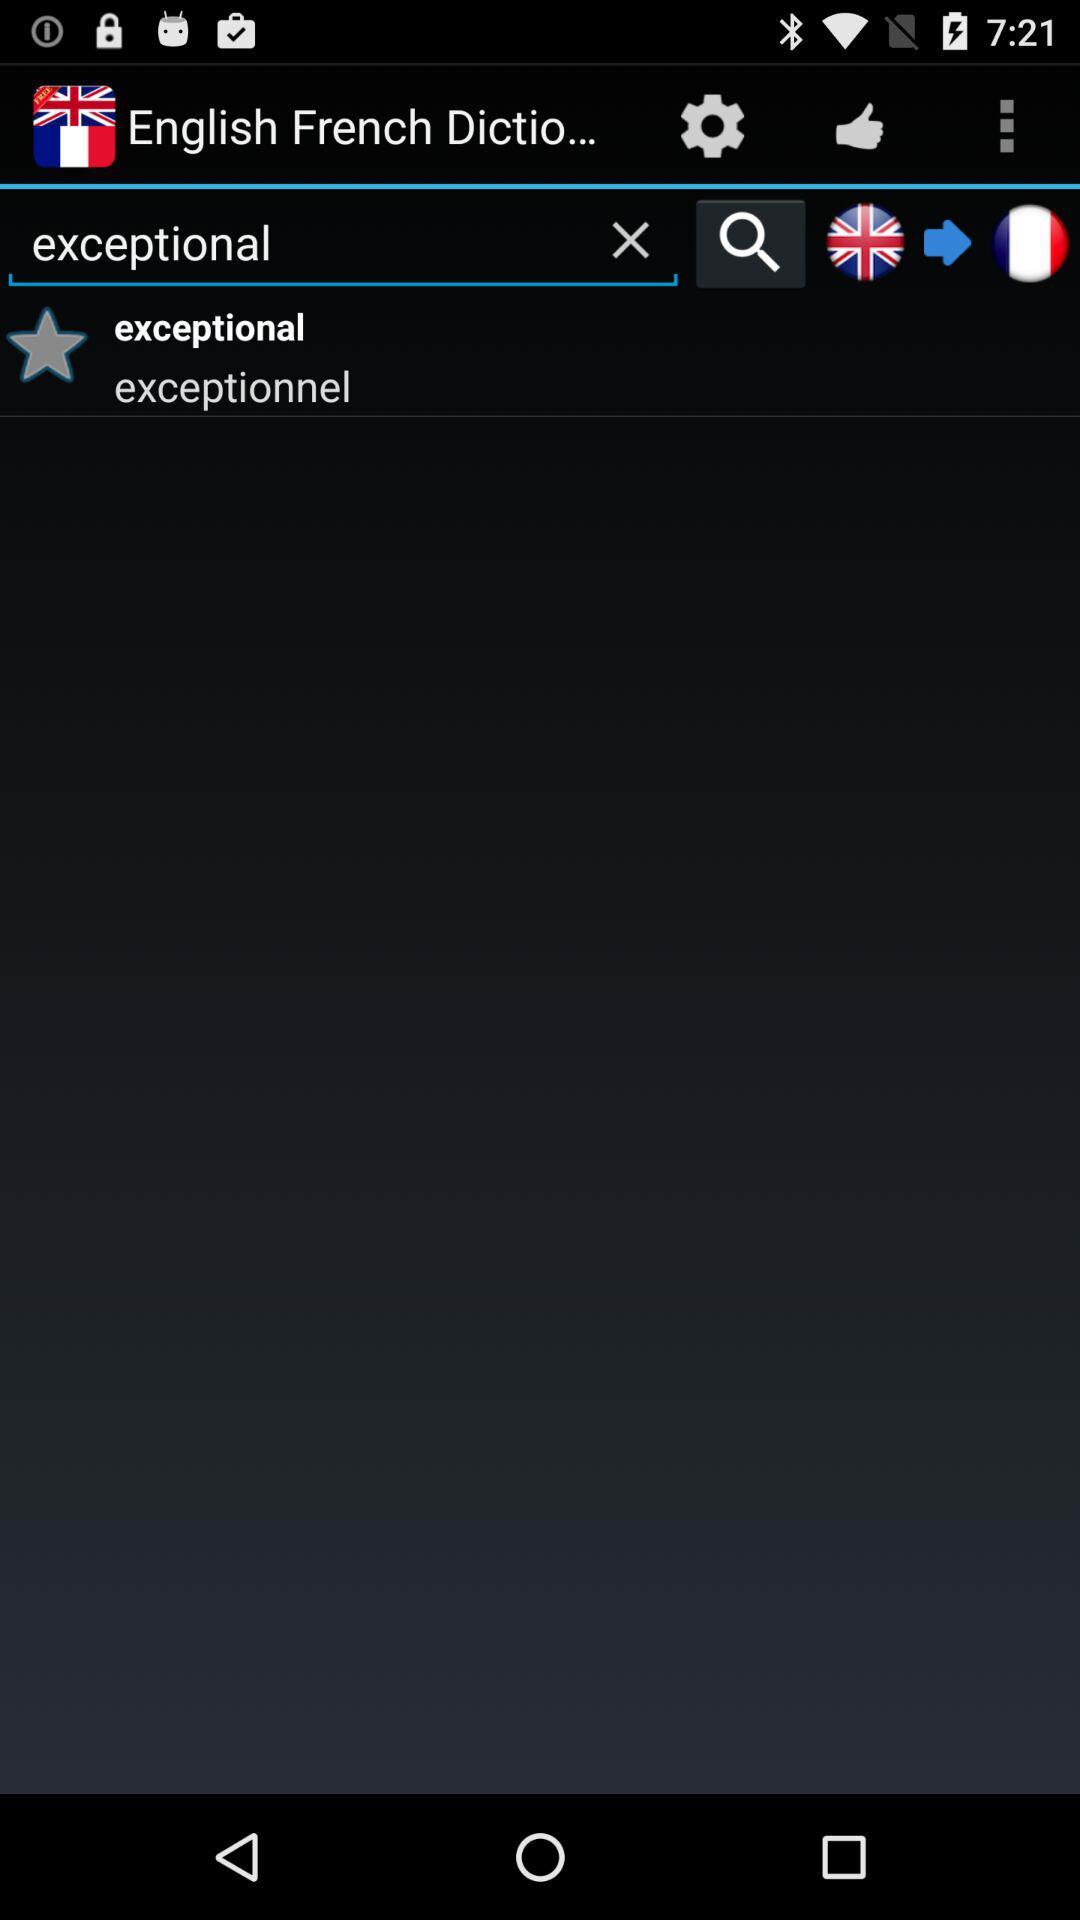 The width and height of the screenshot is (1080, 1920). What do you see at coordinates (53, 344) in the screenshot?
I see `the item below exceptional` at bounding box center [53, 344].